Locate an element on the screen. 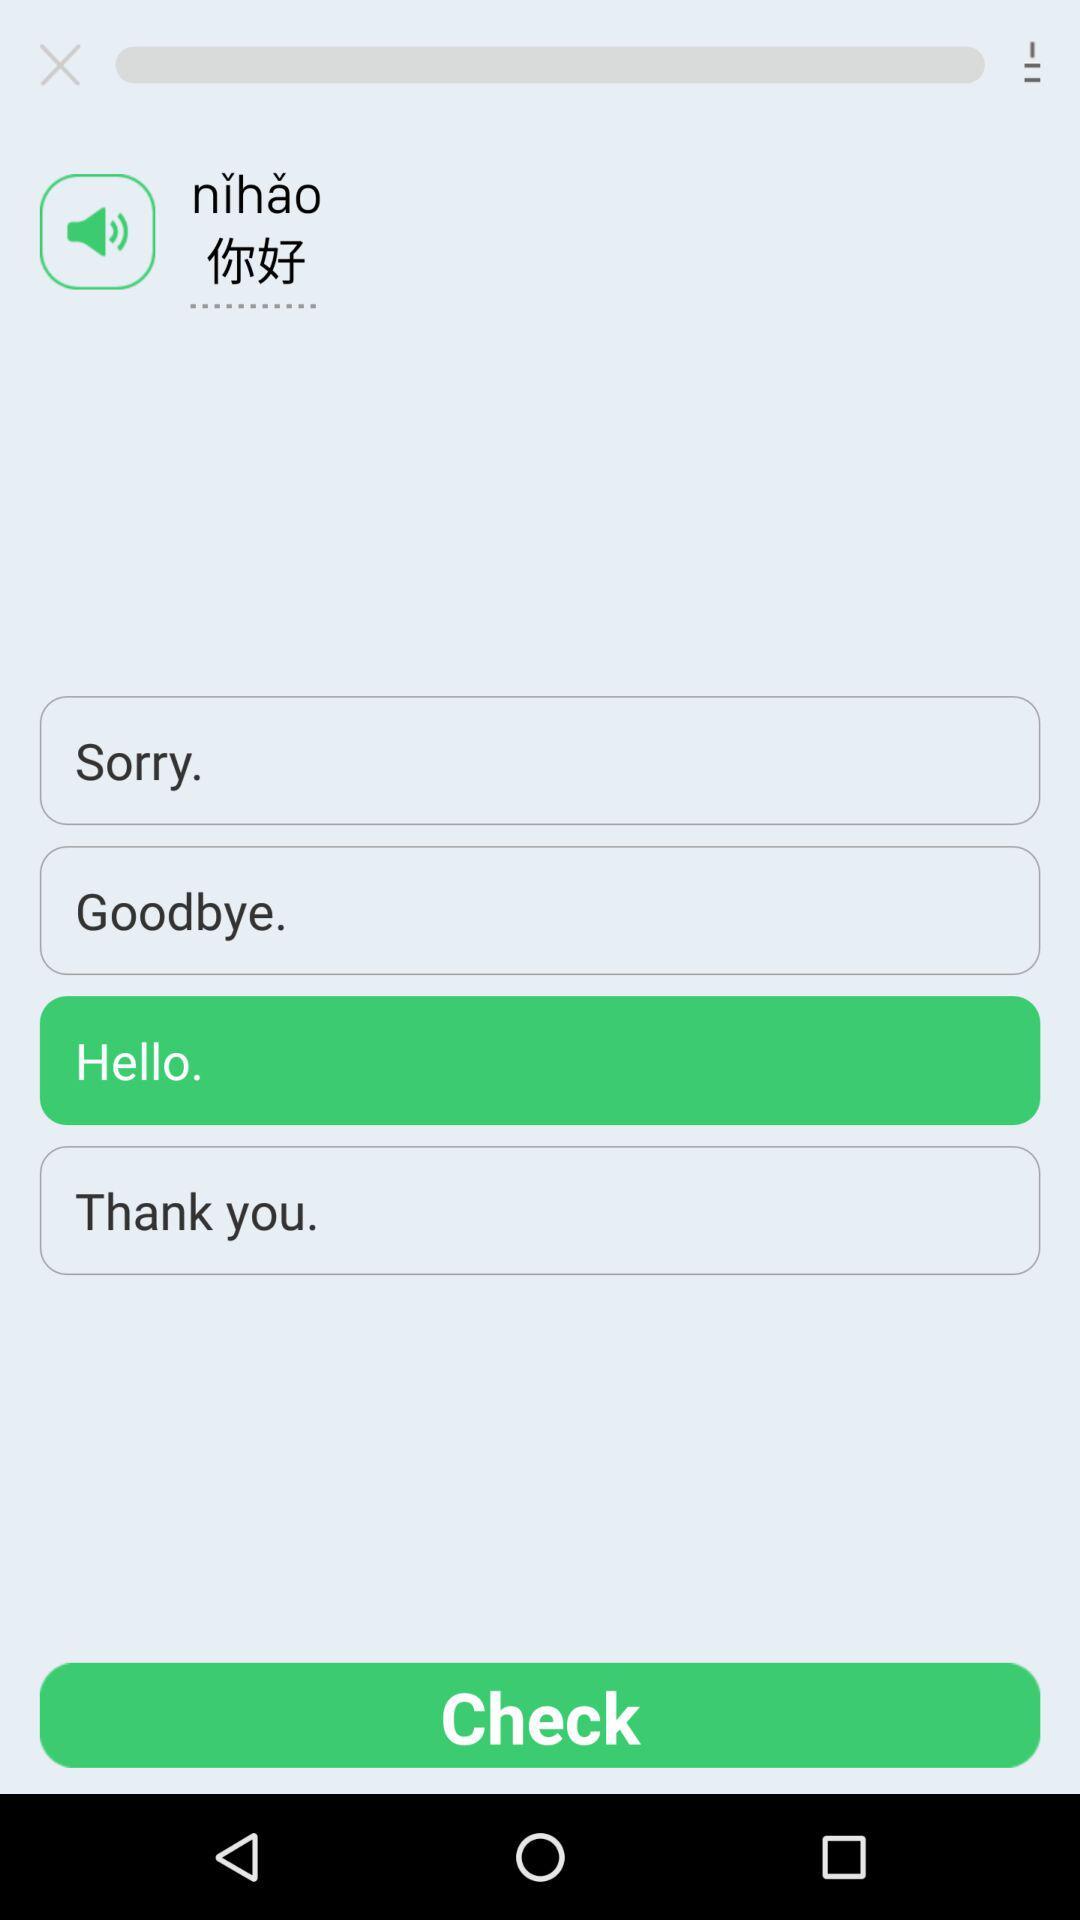 The width and height of the screenshot is (1080, 1920). pronounce text is located at coordinates (97, 231).